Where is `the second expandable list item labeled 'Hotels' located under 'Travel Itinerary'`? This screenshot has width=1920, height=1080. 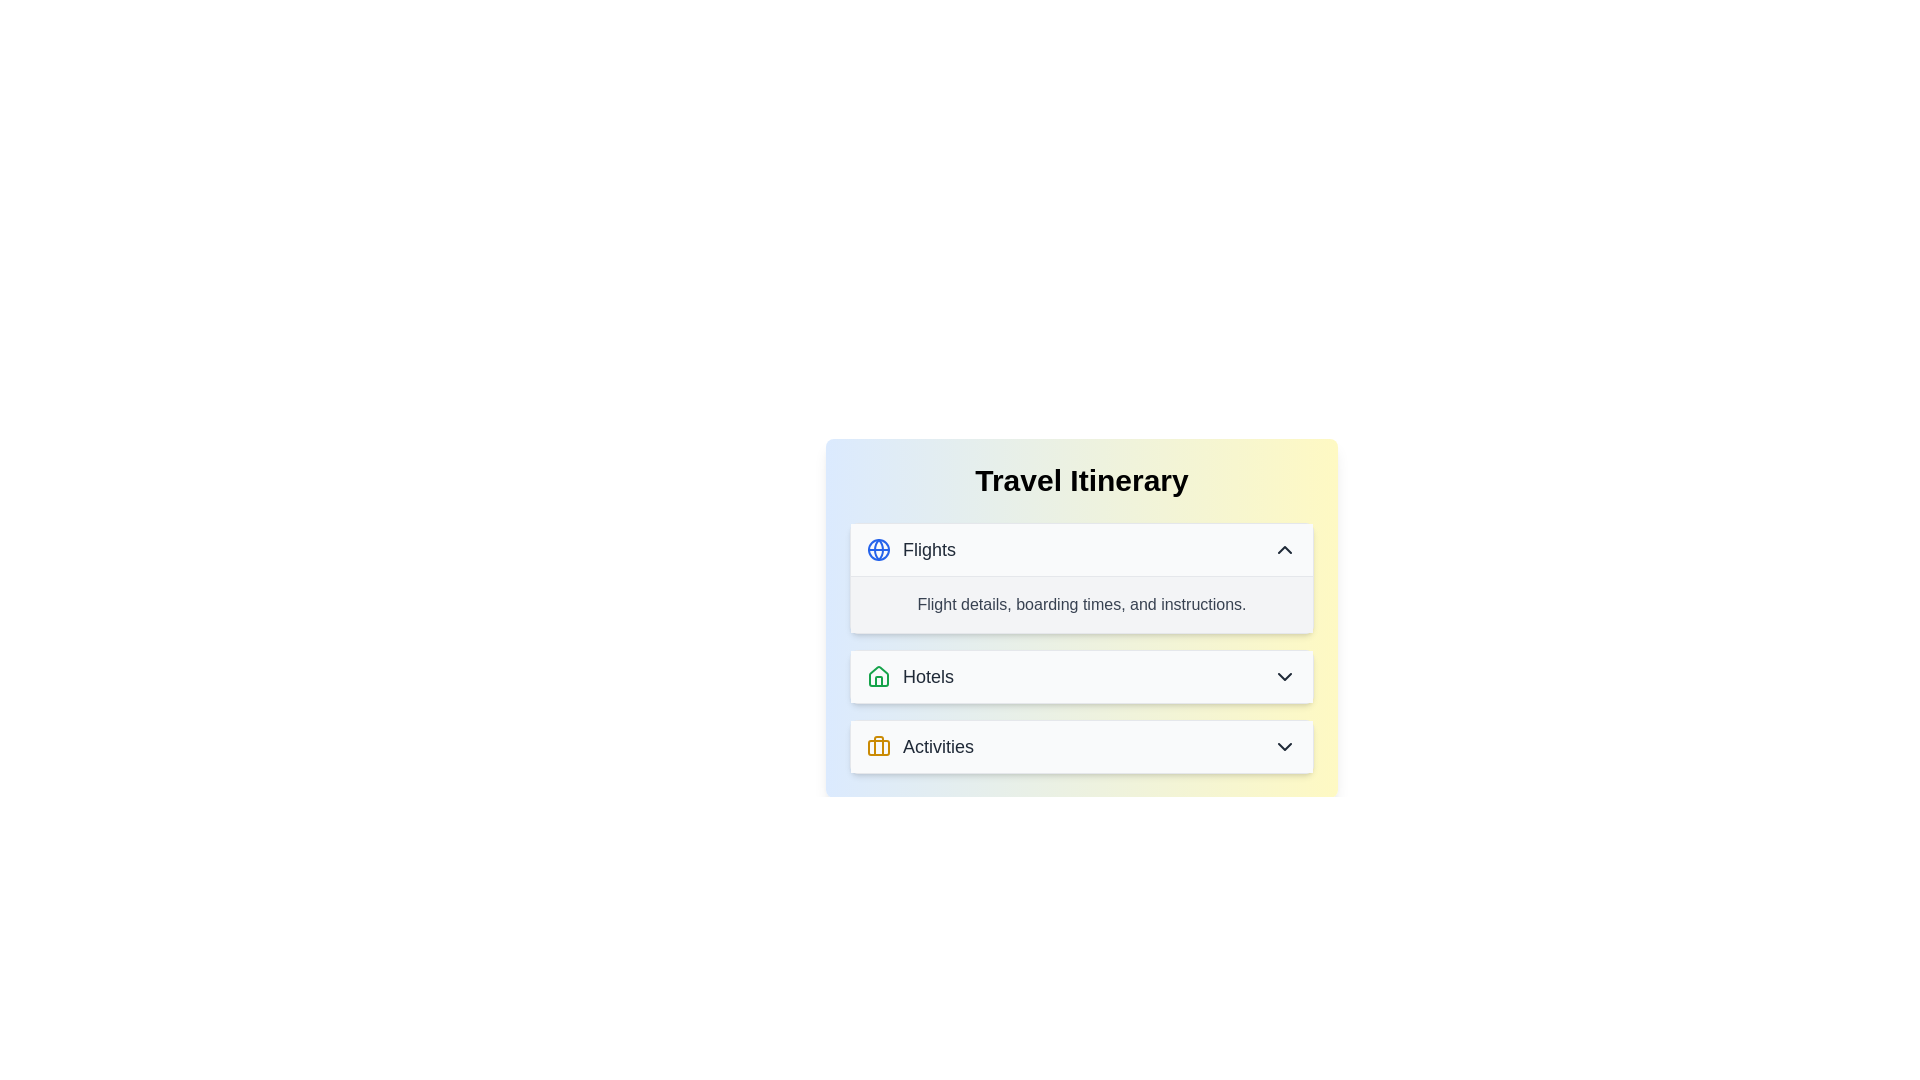 the second expandable list item labeled 'Hotels' located under 'Travel Itinerary' is located at coordinates (1080, 676).